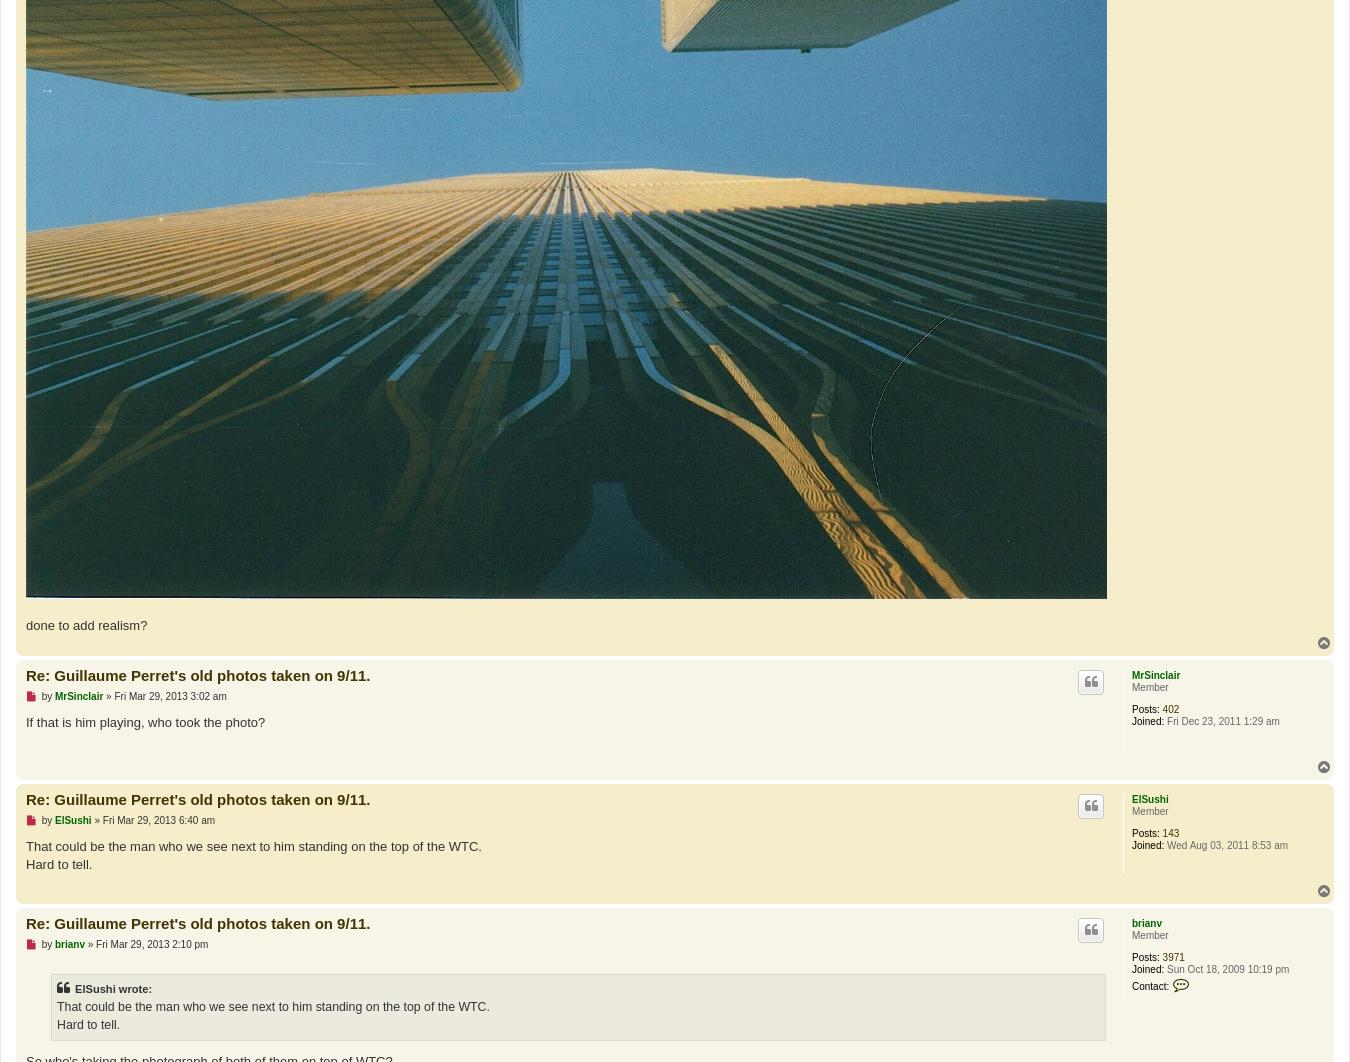 The width and height of the screenshot is (1350, 1062). Describe the element at coordinates (145, 721) in the screenshot. I see `'If that is him playing, who took the photo?'` at that location.